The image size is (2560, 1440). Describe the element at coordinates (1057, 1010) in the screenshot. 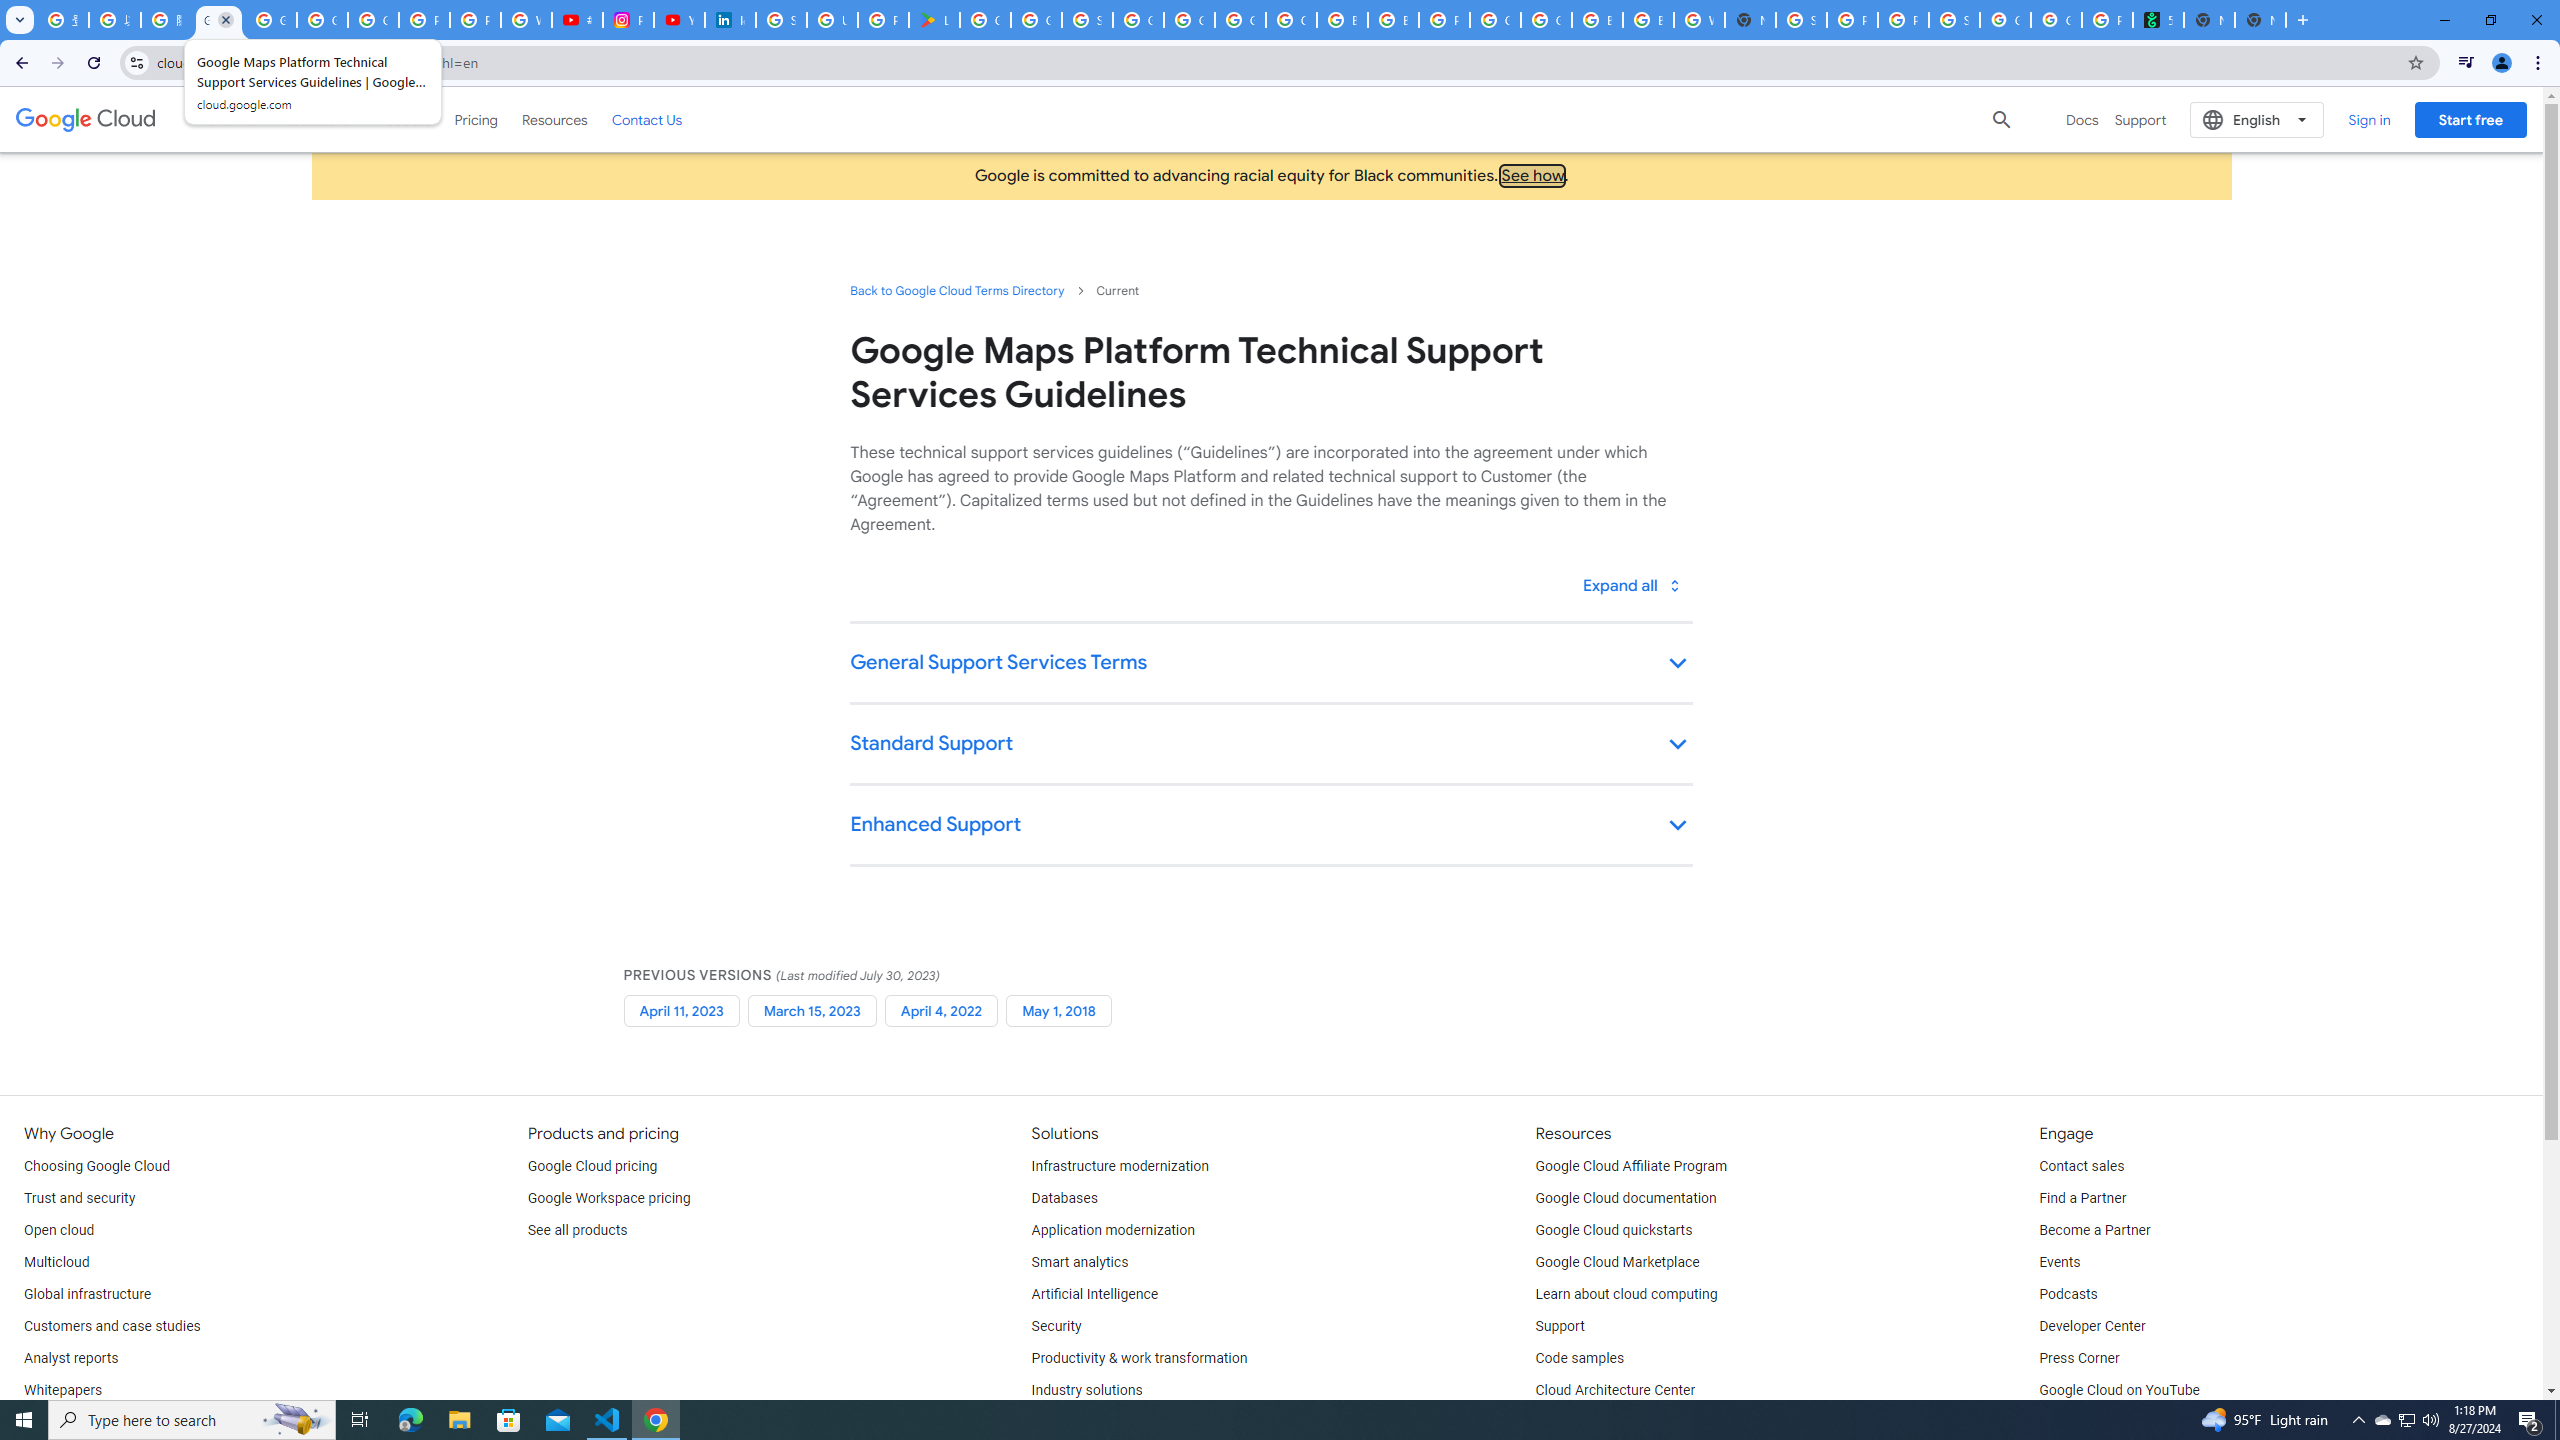

I see `'May 1, 2018'` at that location.